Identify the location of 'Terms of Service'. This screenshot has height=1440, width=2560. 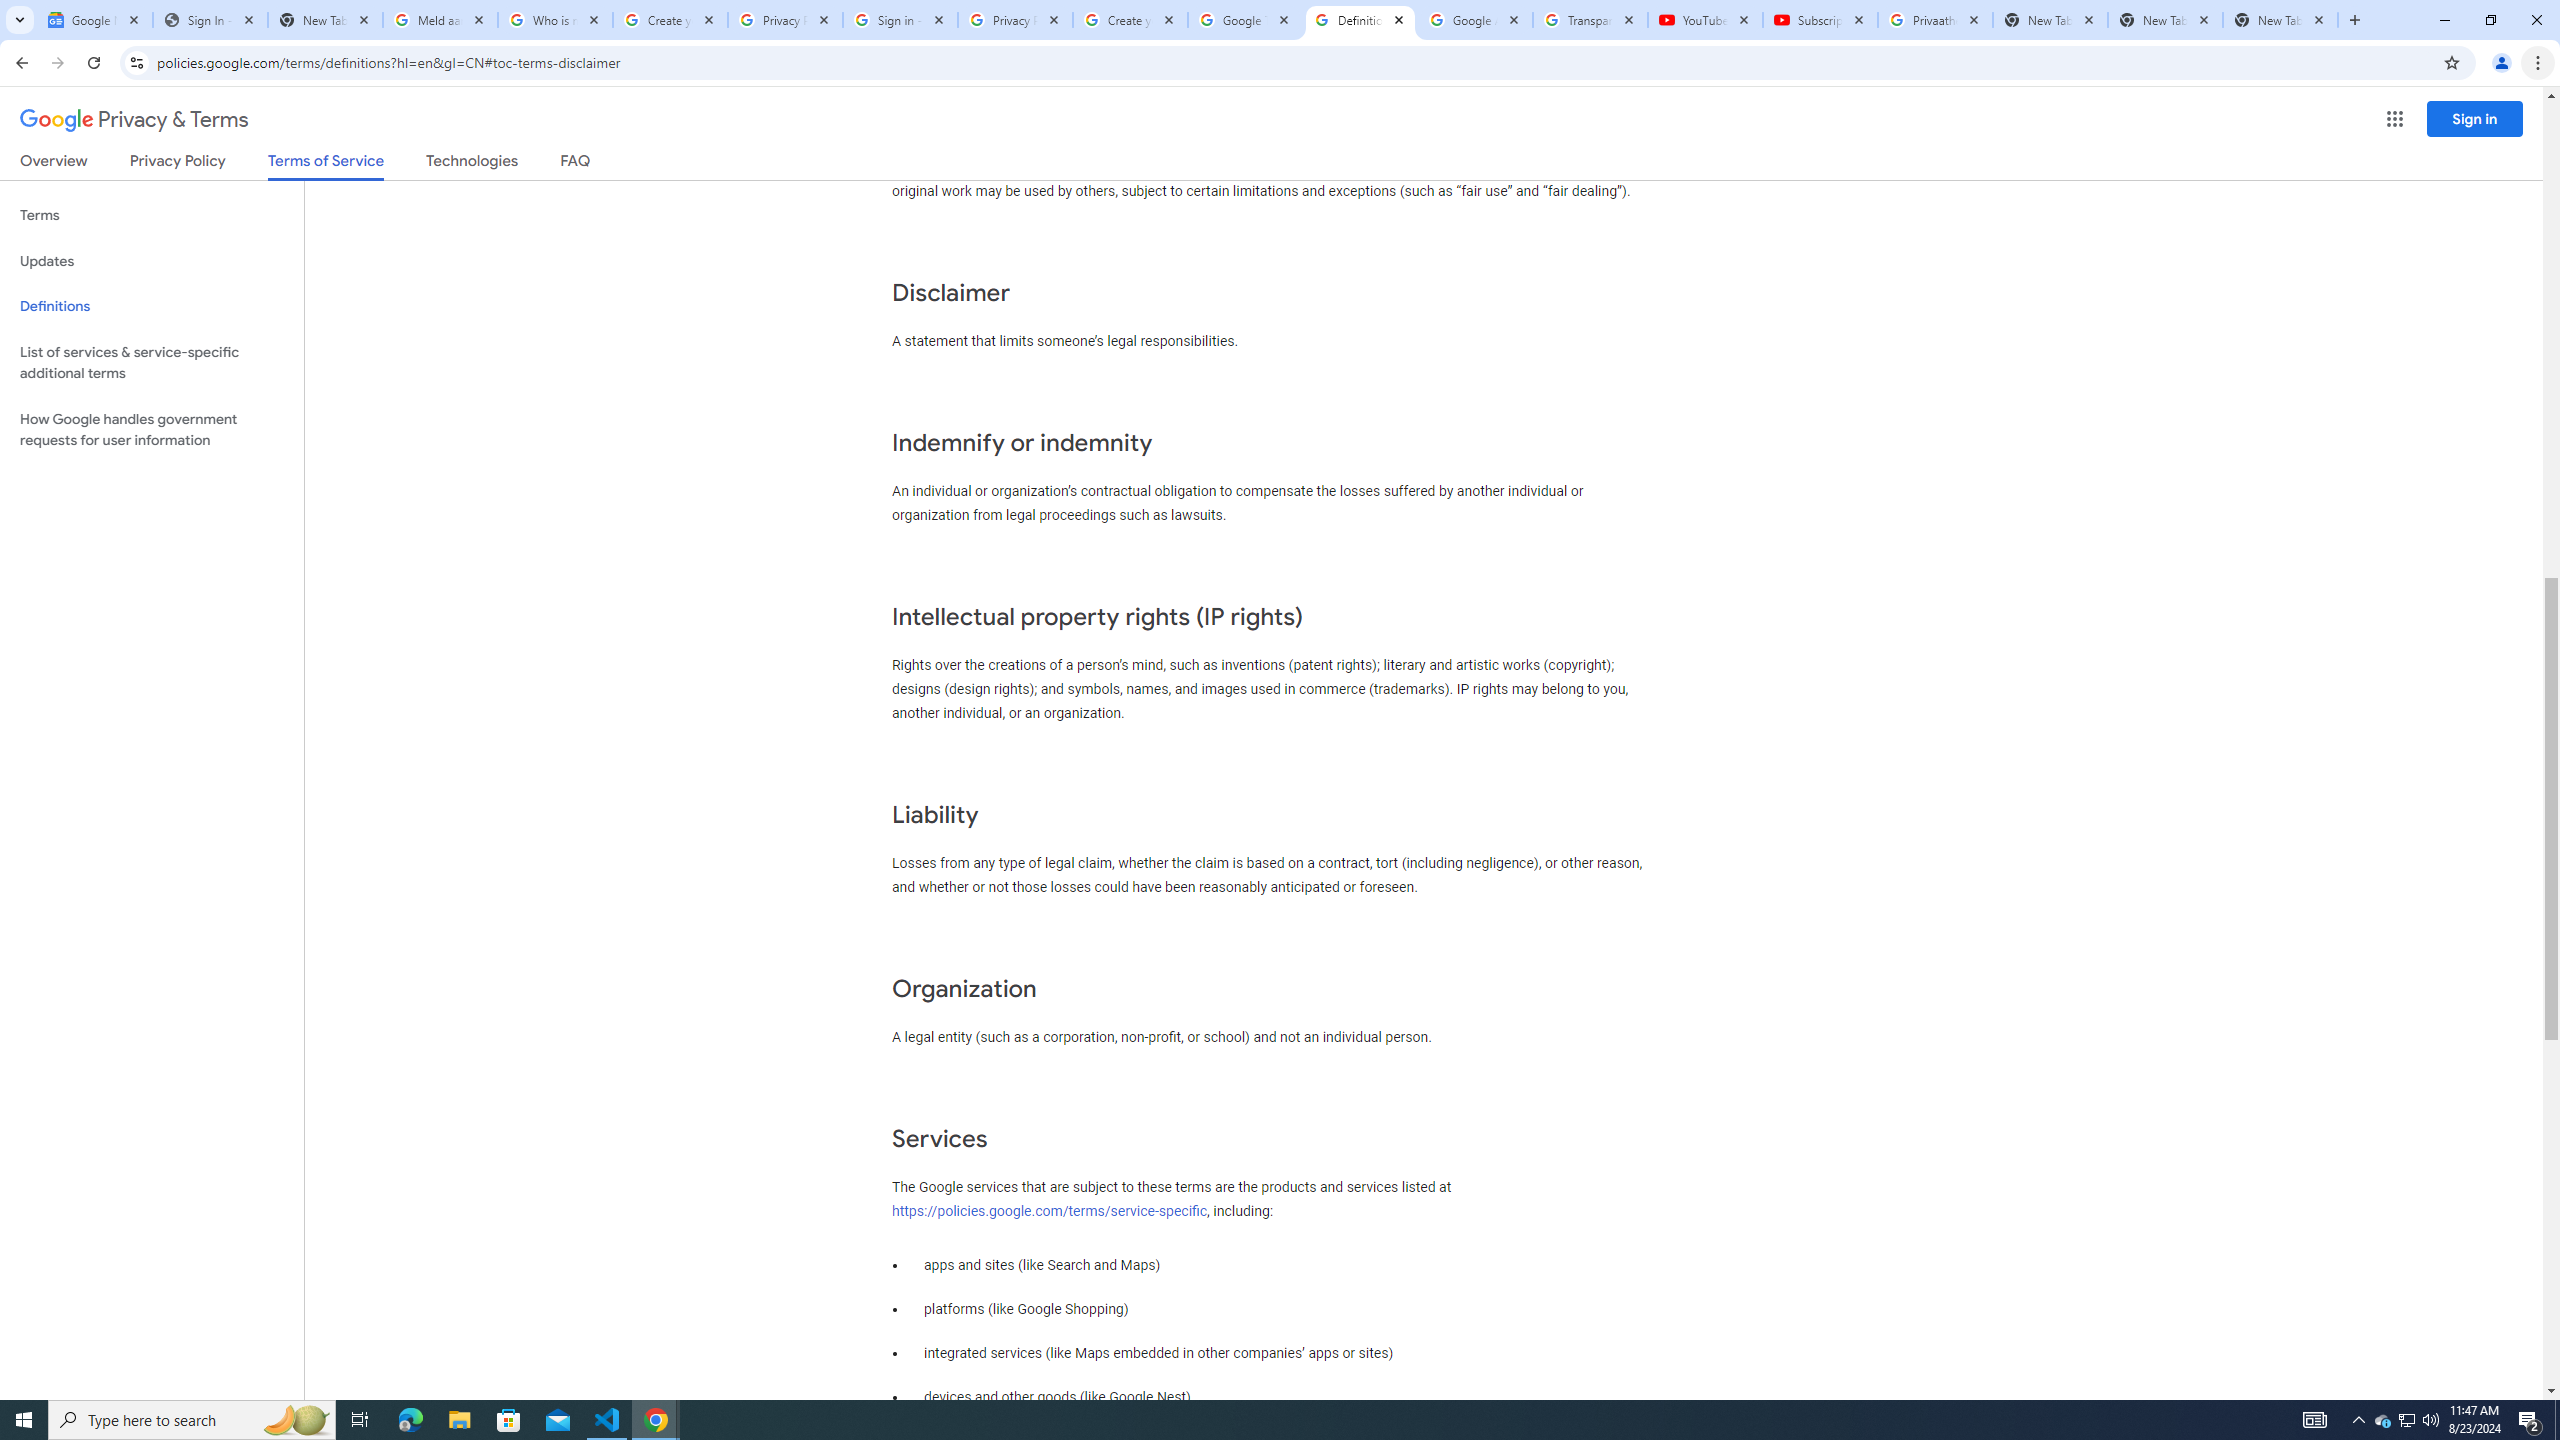
(325, 165).